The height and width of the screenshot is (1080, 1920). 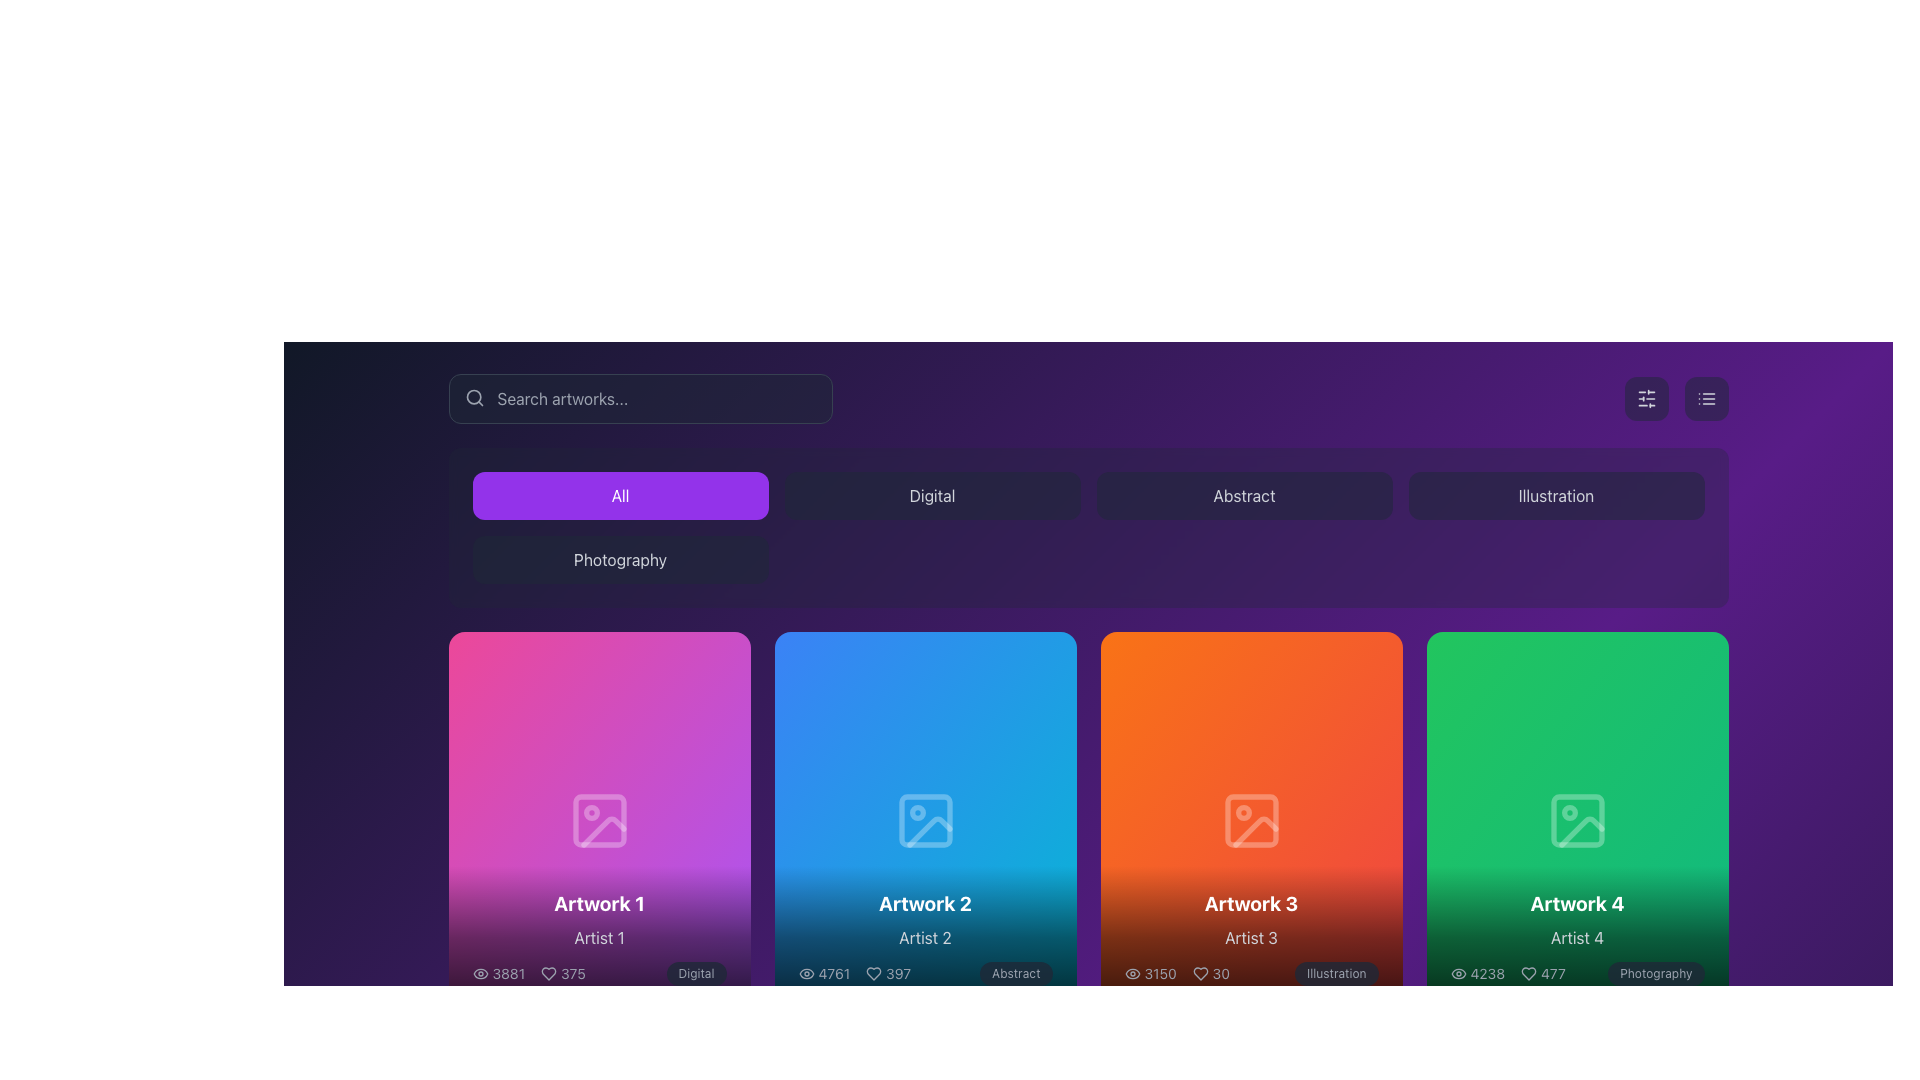 What do you see at coordinates (598, 820) in the screenshot?
I see `the SVG icon depicting a stylized photograph, which is centrally located within the pink card labeled 'Artwork 1'` at bounding box center [598, 820].